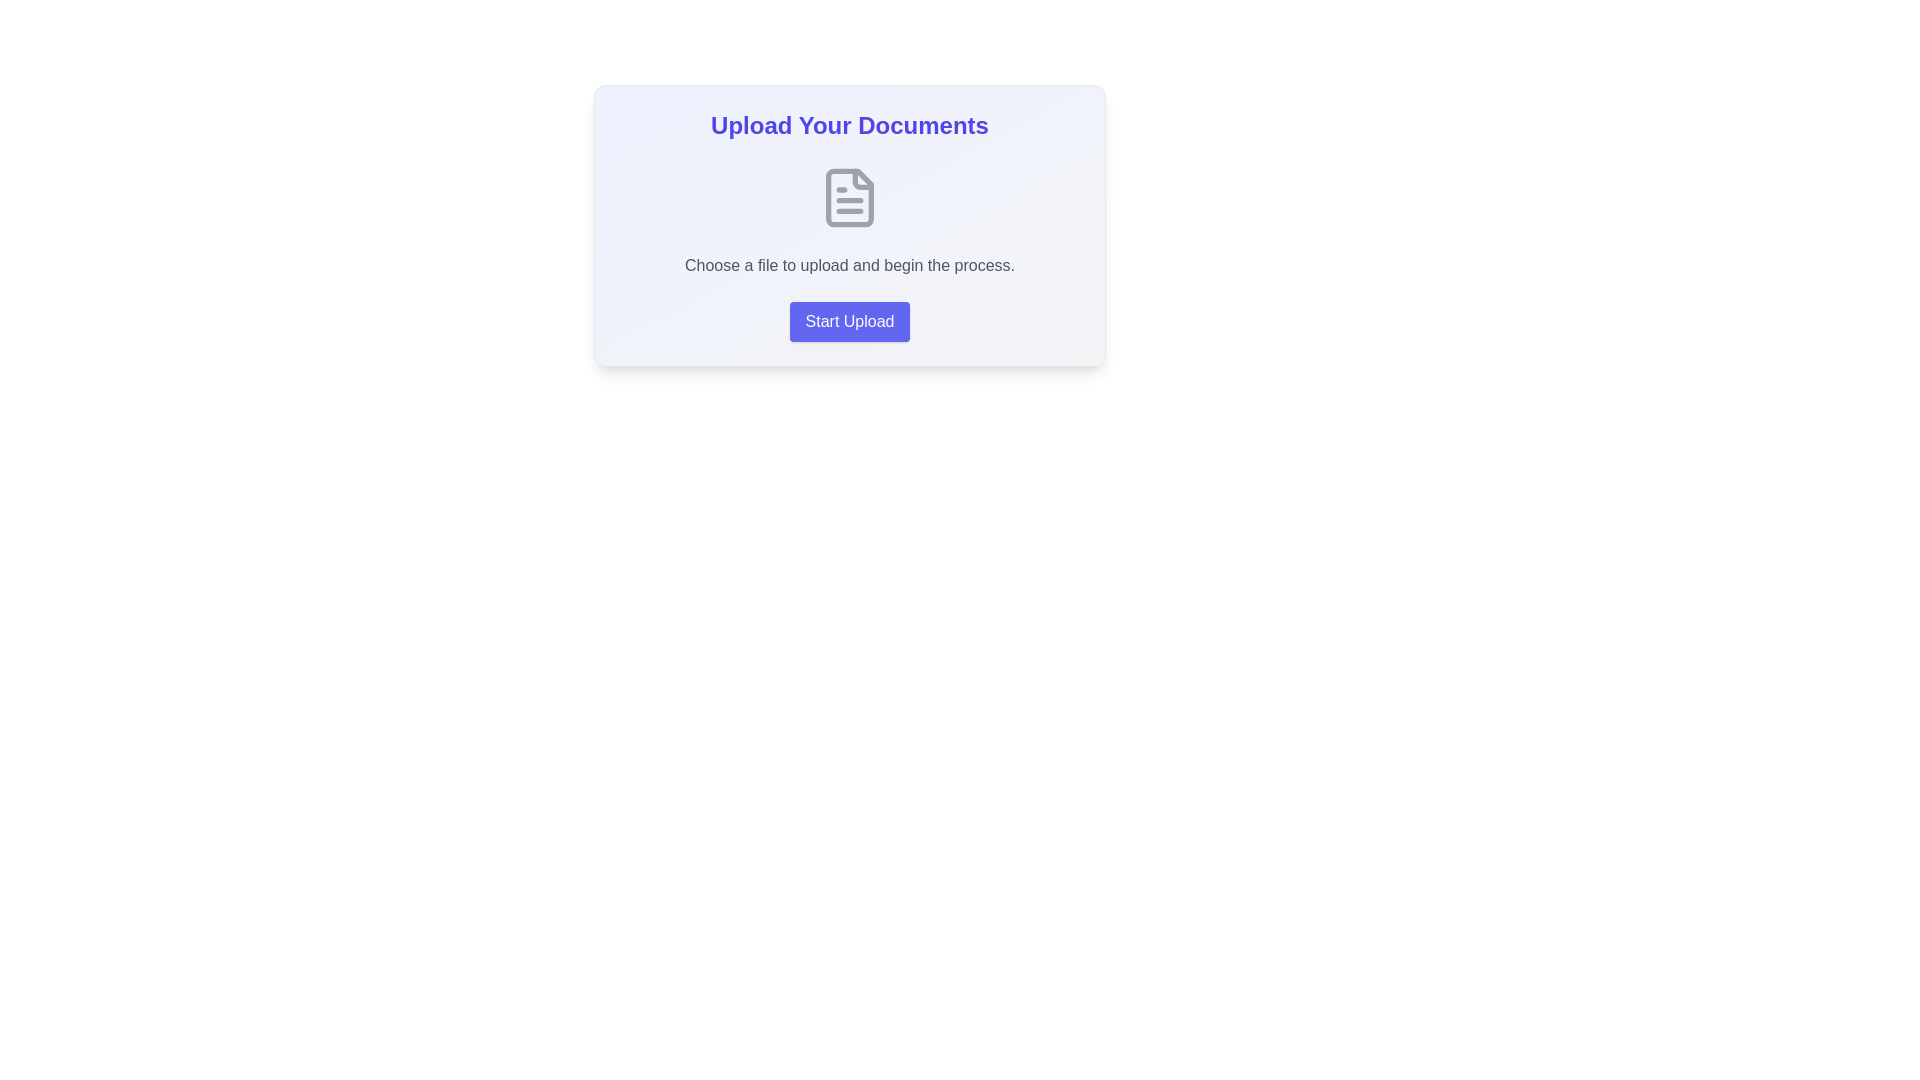 This screenshot has height=1080, width=1920. Describe the element at coordinates (849, 265) in the screenshot. I see `the text label displaying the message 'Choose a file to upload and begin the process.' which is styled with a gray color and is located below the title 'Upload Your Documents'` at that location.